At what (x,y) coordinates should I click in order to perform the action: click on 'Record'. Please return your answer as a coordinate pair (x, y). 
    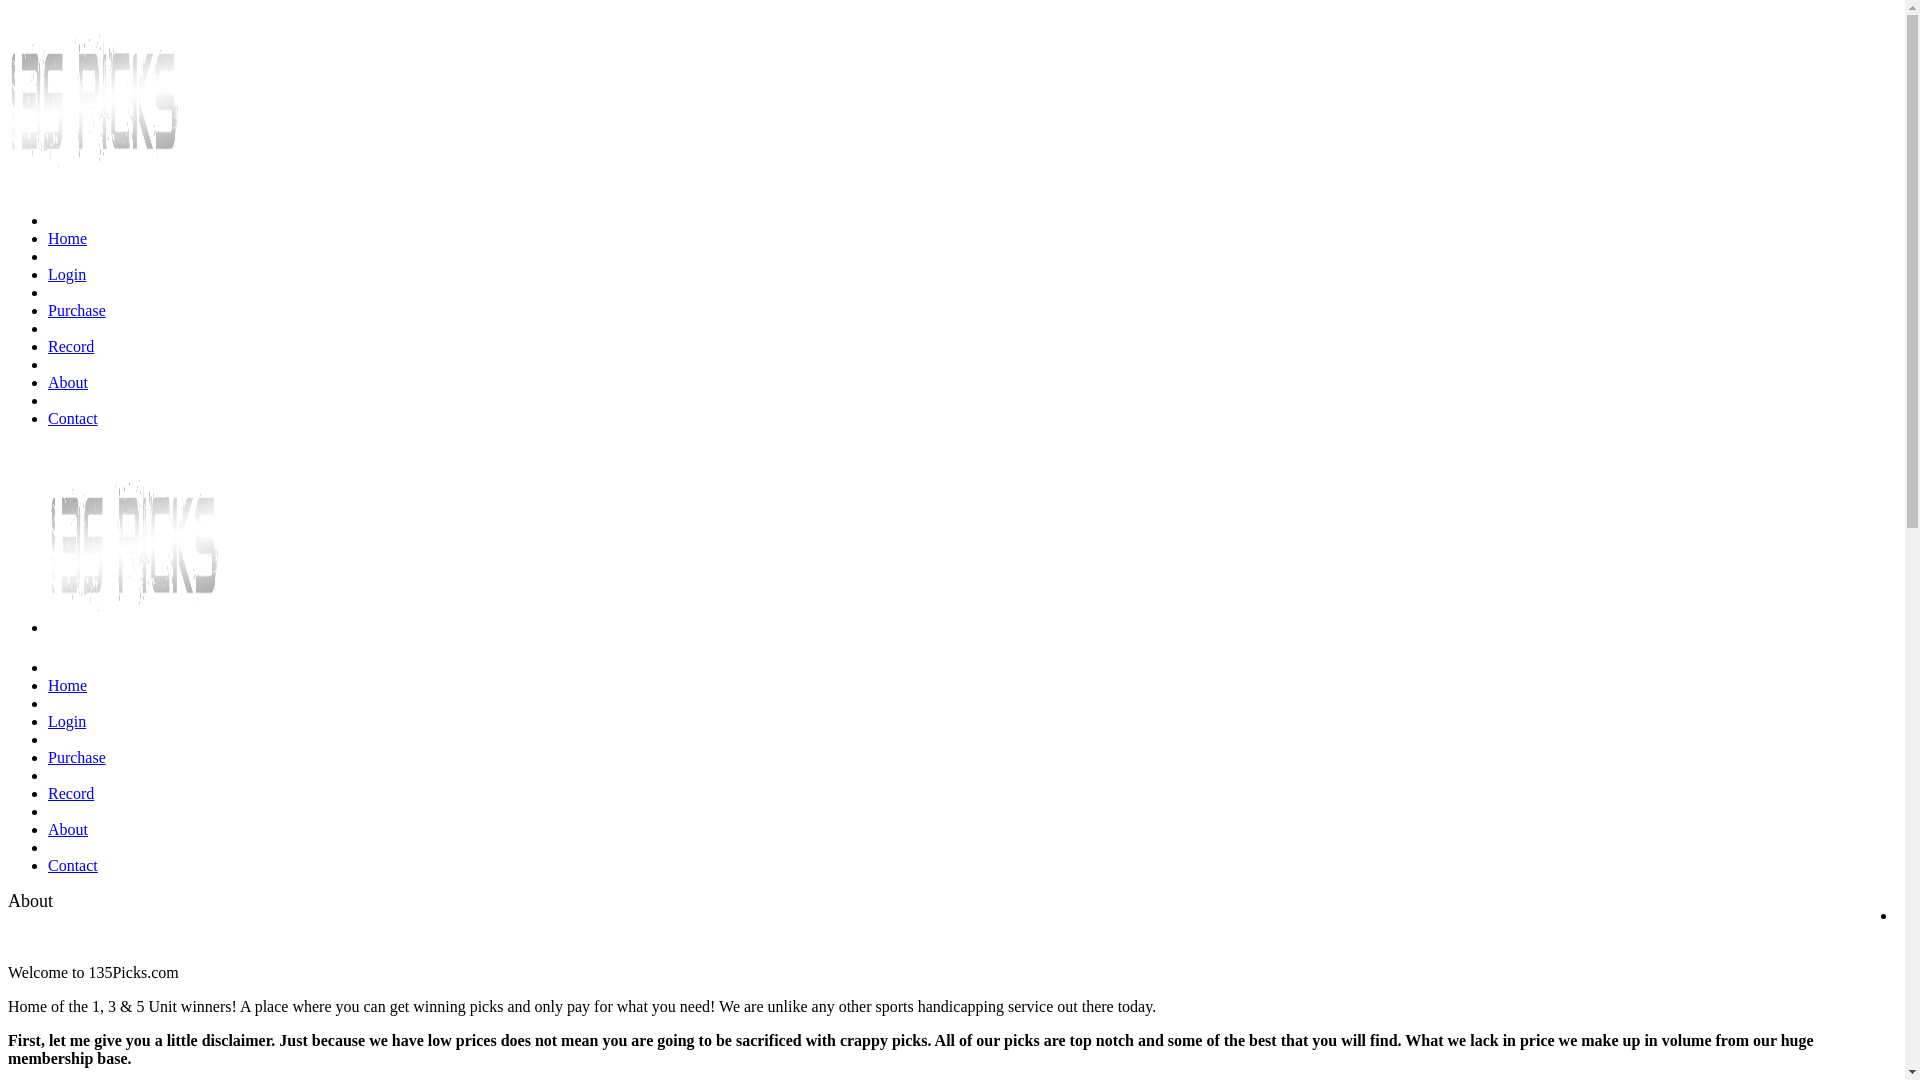
    Looking at the image, I should click on (71, 345).